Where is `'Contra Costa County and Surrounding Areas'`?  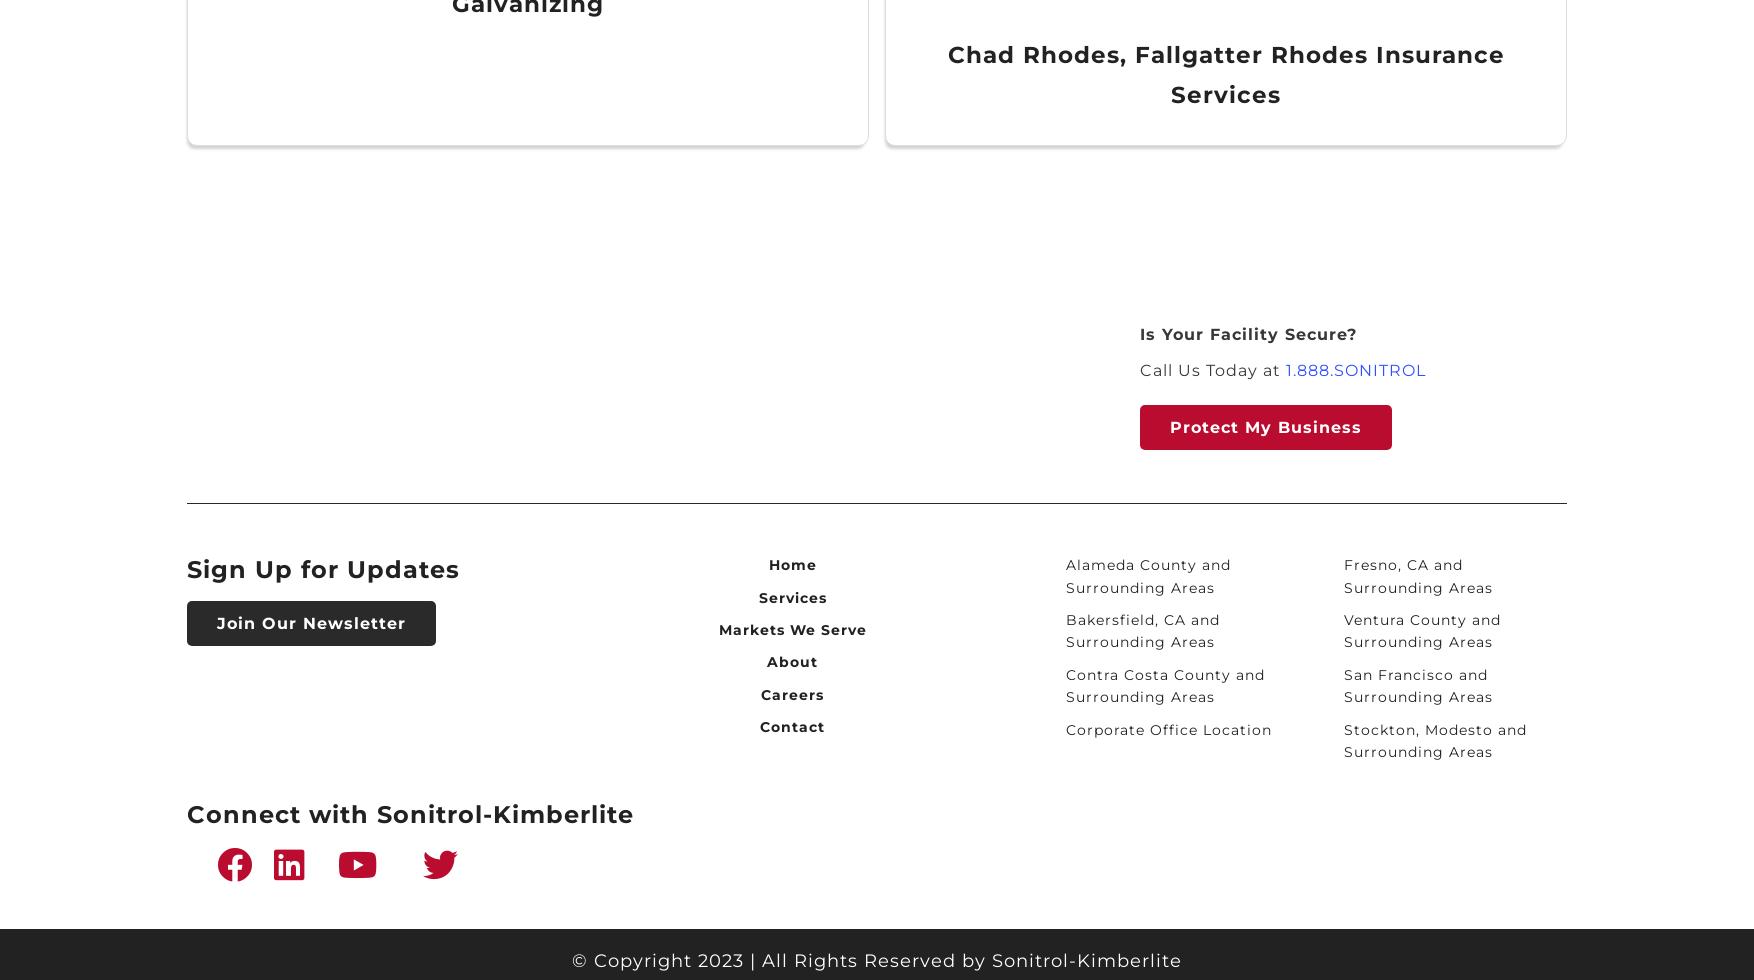
'Contra Costa County and Surrounding Areas' is located at coordinates (1163, 685).